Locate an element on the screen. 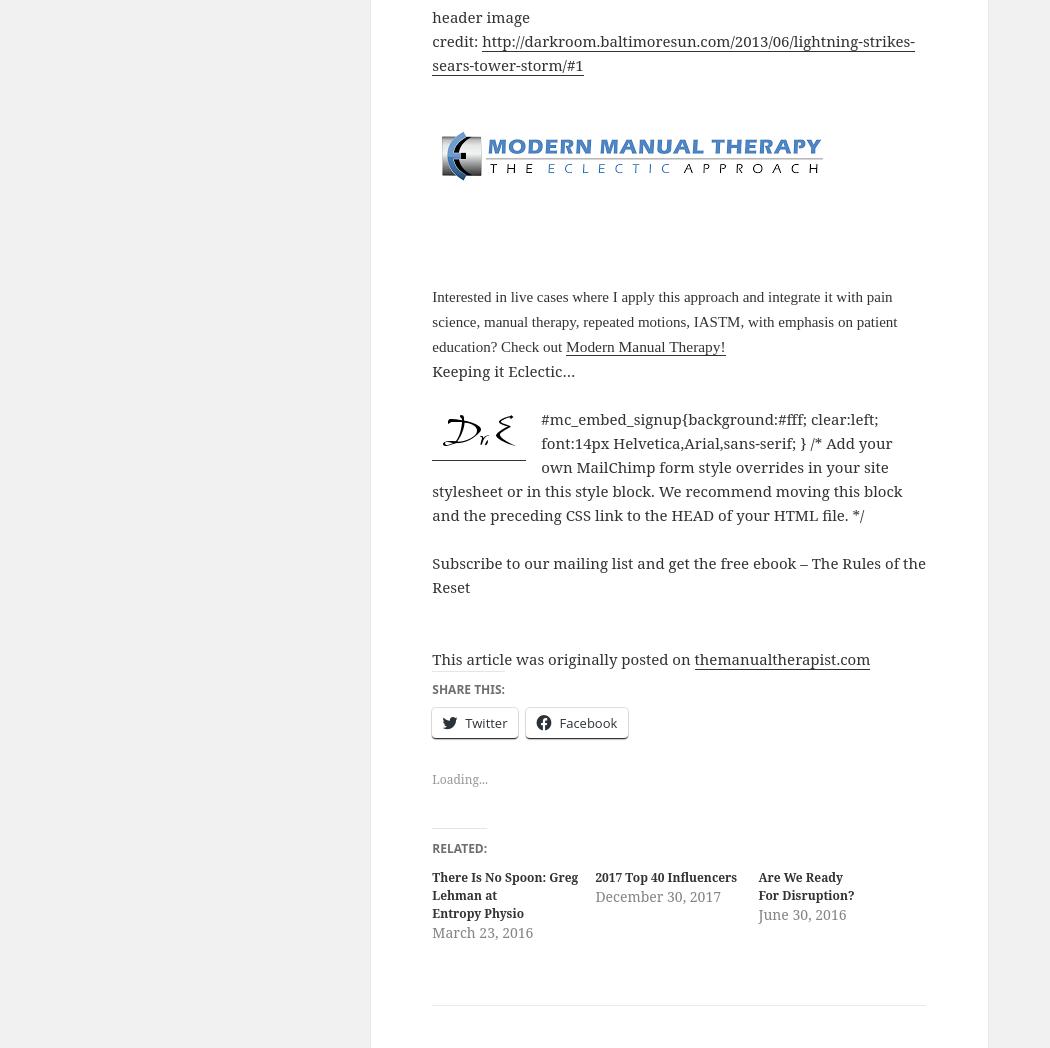 The width and height of the screenshot is (1050, 1048). 'Interested in live cases where I apply this approach and integrate it with pain science, manual therapy, repeated motions, IASTM, with emphasis on patient education? Check out' is located at coordinates (663, 321).